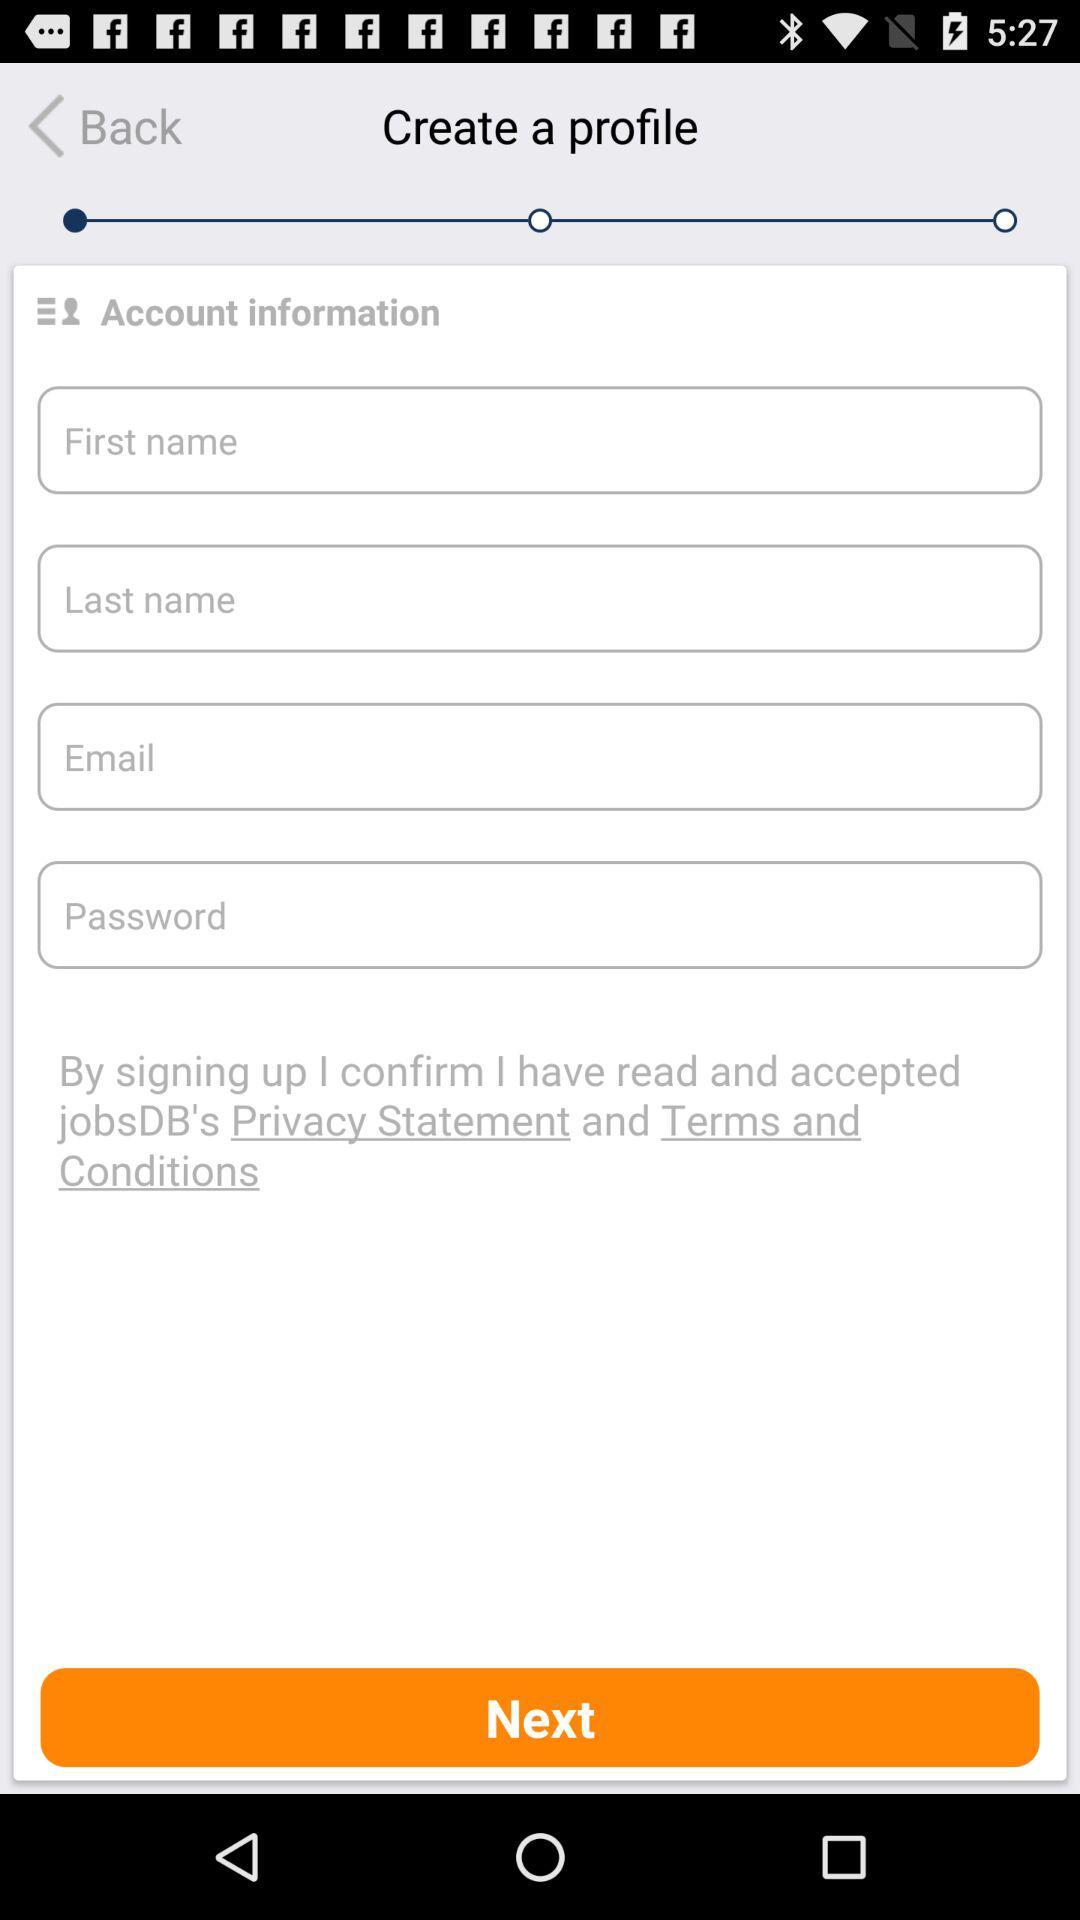 This screenshot has width=1080, height=1920. What do you see at coordinates (540, 1716) in the screenshot?
I see `the next button` at bounding box center [540, 1716].